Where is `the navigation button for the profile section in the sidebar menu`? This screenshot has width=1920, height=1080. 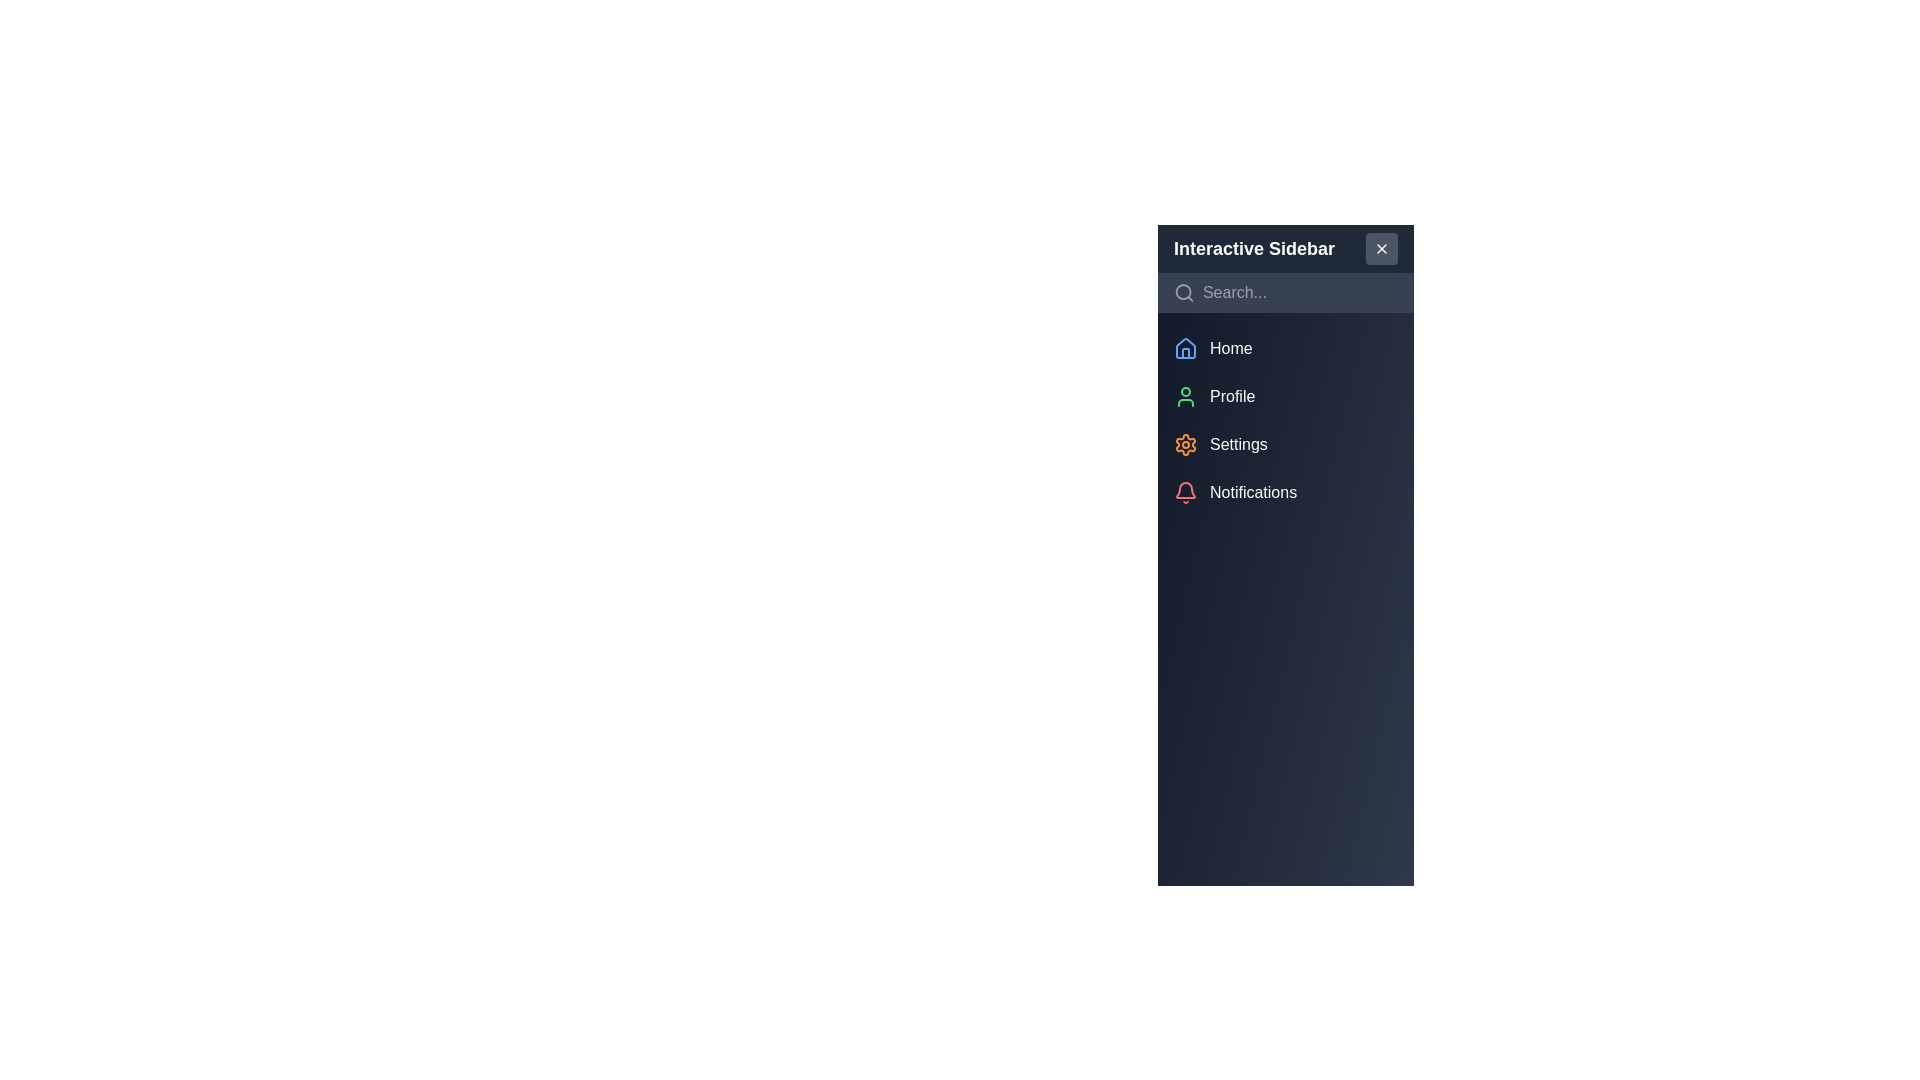
the navigation button for the profile section in the sidebar menu is located at coordinates (1286, 397).